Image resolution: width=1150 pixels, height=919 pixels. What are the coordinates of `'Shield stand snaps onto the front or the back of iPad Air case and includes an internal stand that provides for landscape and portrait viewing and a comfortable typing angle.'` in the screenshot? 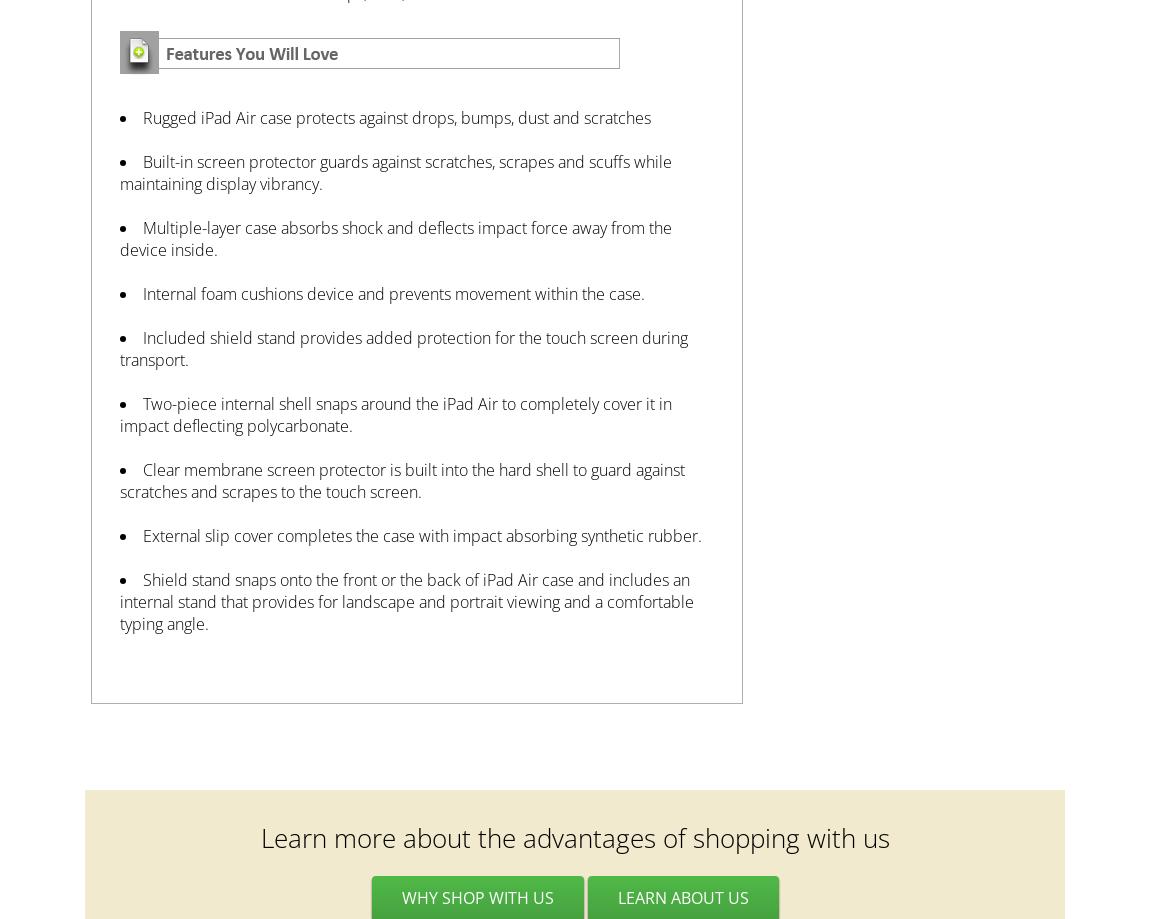 It's located at (406, 602).